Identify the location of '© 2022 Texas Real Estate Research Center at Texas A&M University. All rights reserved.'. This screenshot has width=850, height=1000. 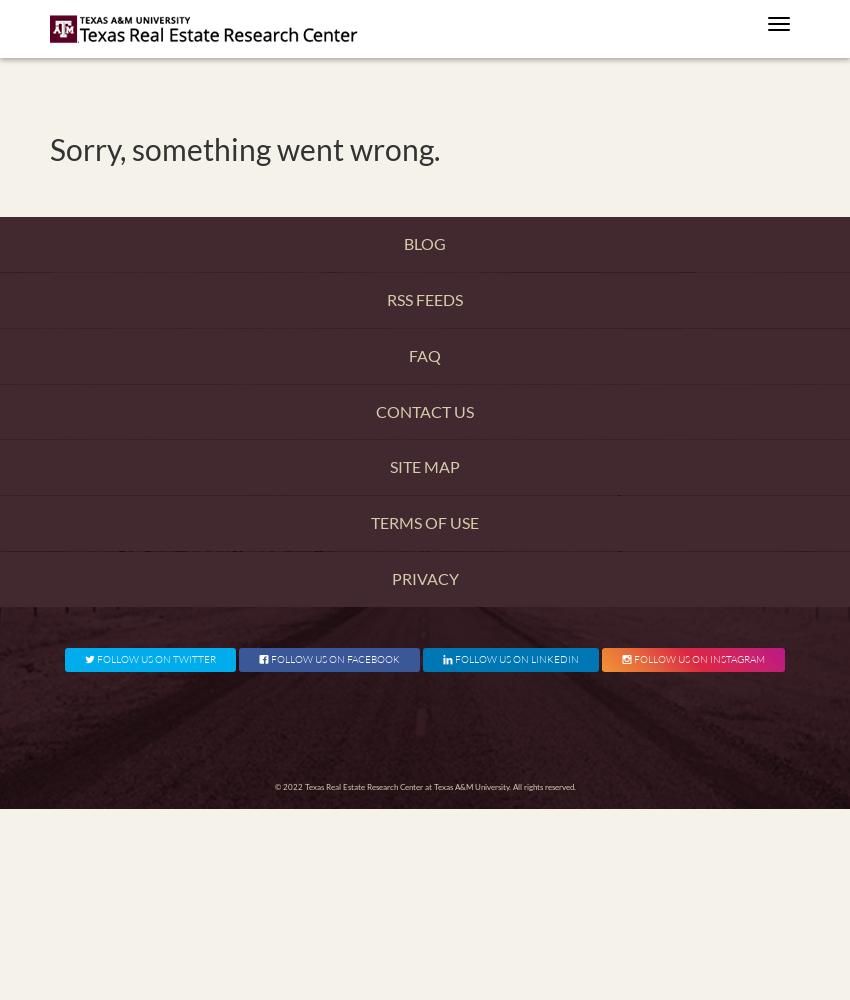
(424, 787).